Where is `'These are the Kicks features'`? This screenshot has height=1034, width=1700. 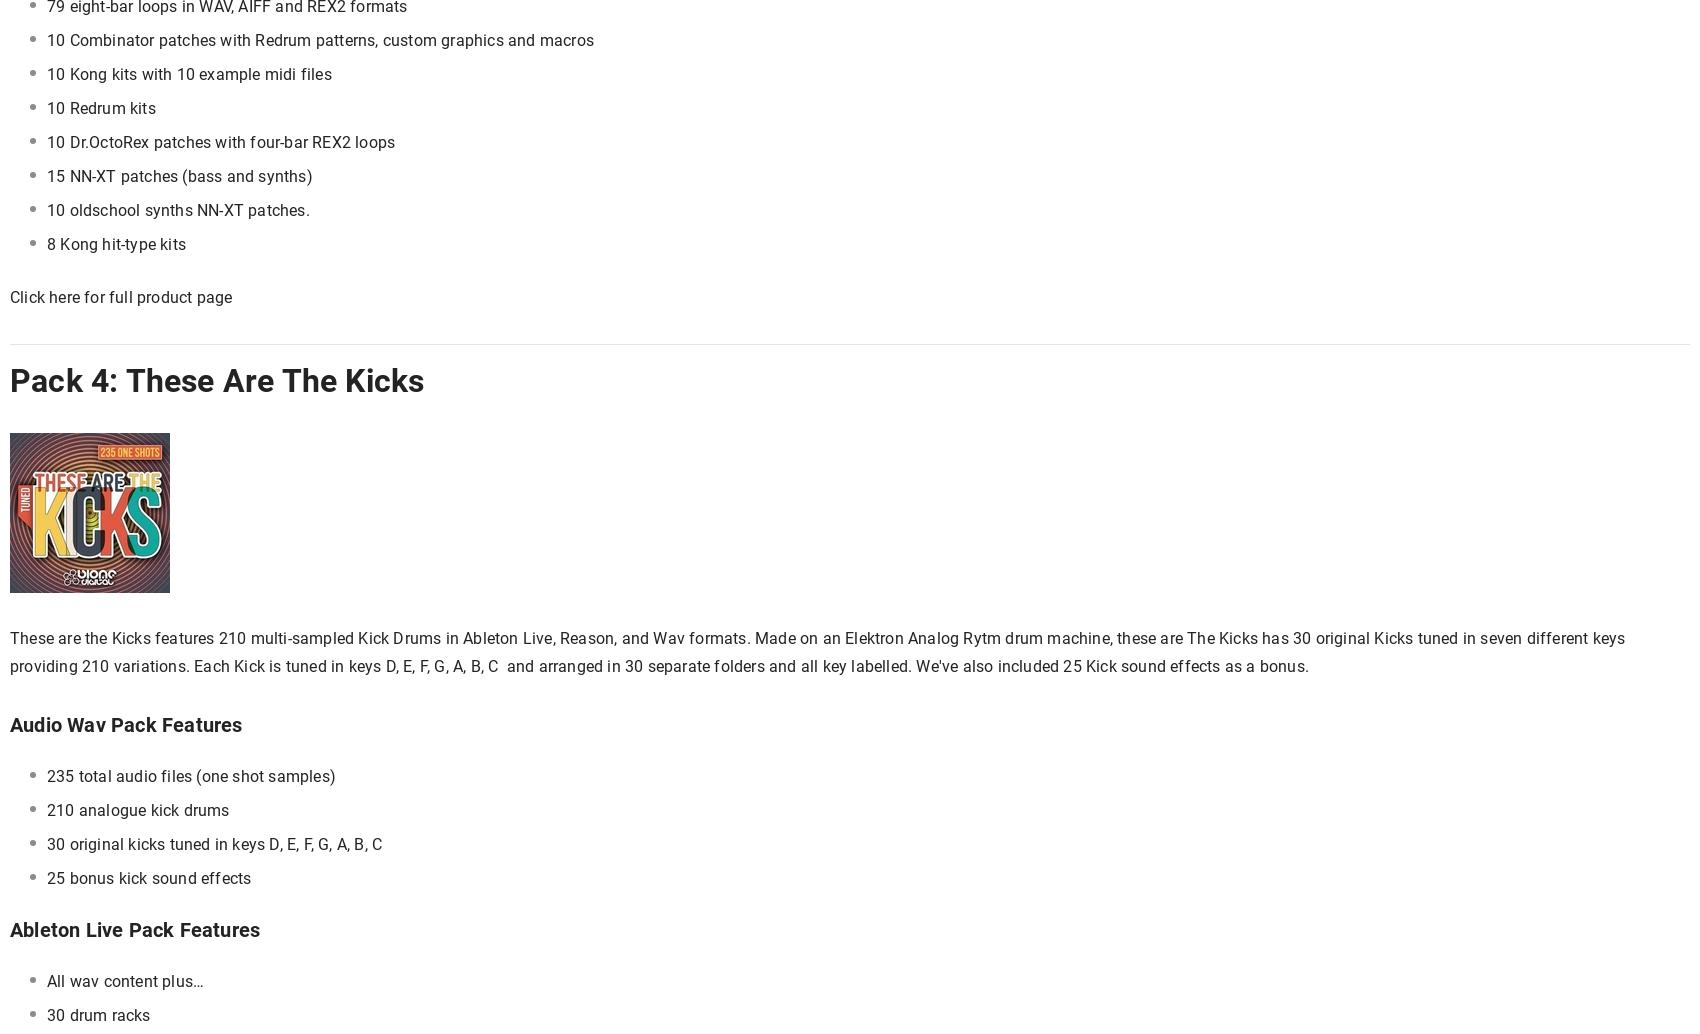 'These are the Kicks features' is located at coordinates (113, 638).